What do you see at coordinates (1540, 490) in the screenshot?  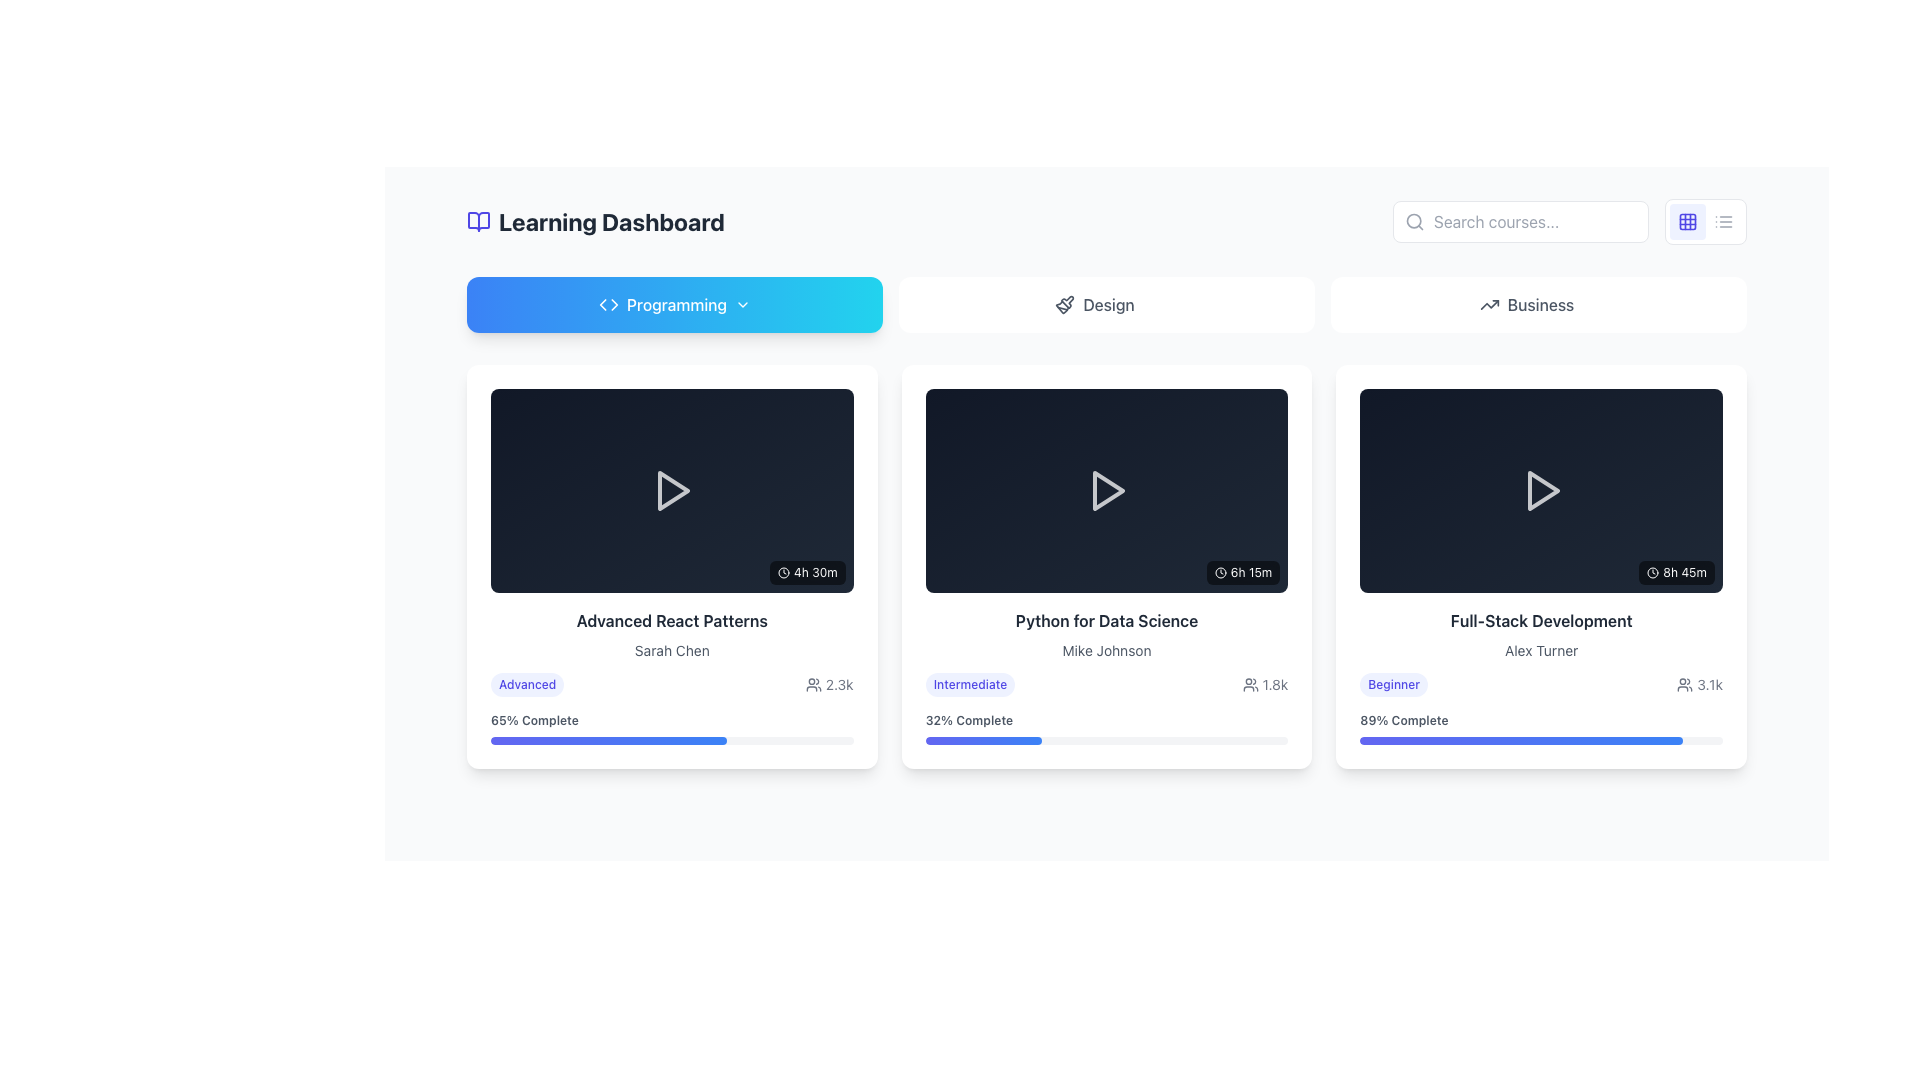 I see `the triangular play icon with a white outline located in the center of the 'Full-Stack Development' card by 'Alex Turner' to initiate playback` at bounding box center [1540, 490].